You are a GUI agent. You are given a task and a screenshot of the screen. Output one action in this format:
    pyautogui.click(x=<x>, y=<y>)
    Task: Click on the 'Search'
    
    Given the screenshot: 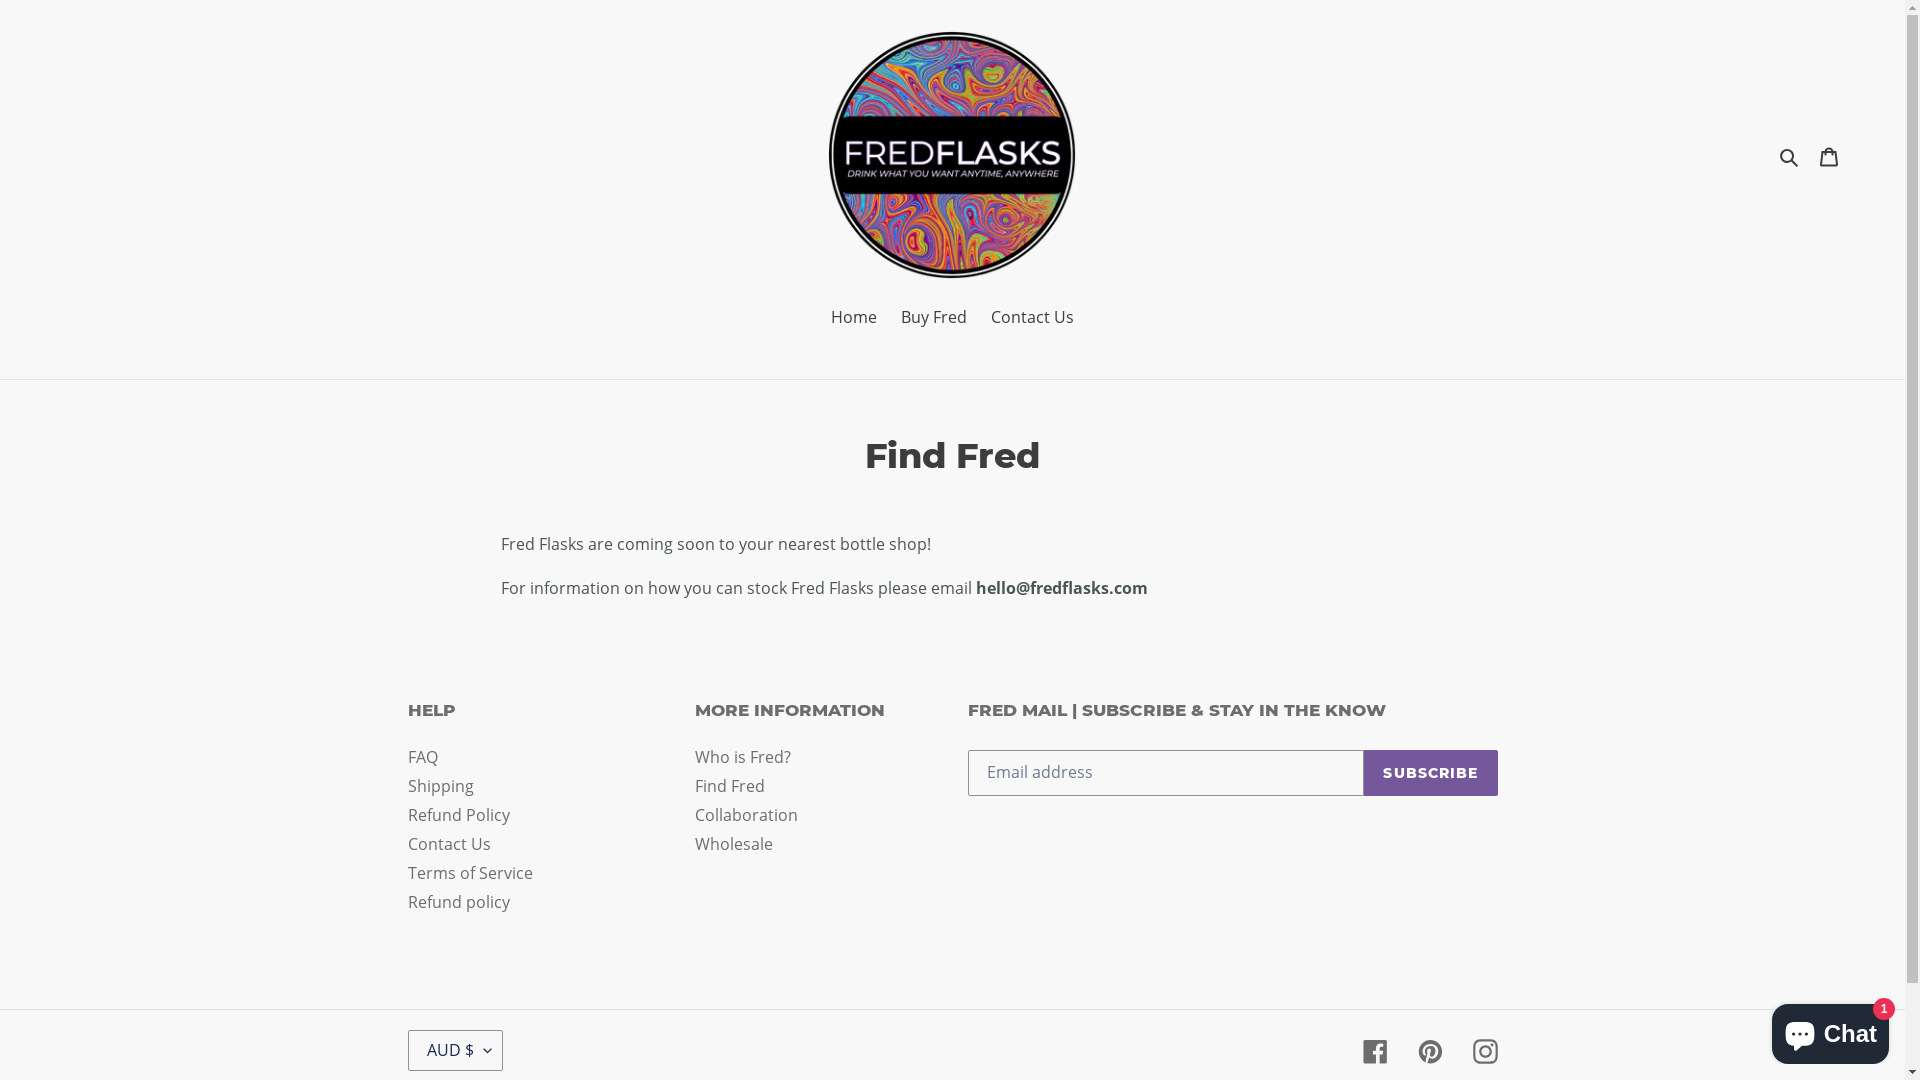 What is the action you would take?
    pyautogui.click(x=1790, y=153)
    